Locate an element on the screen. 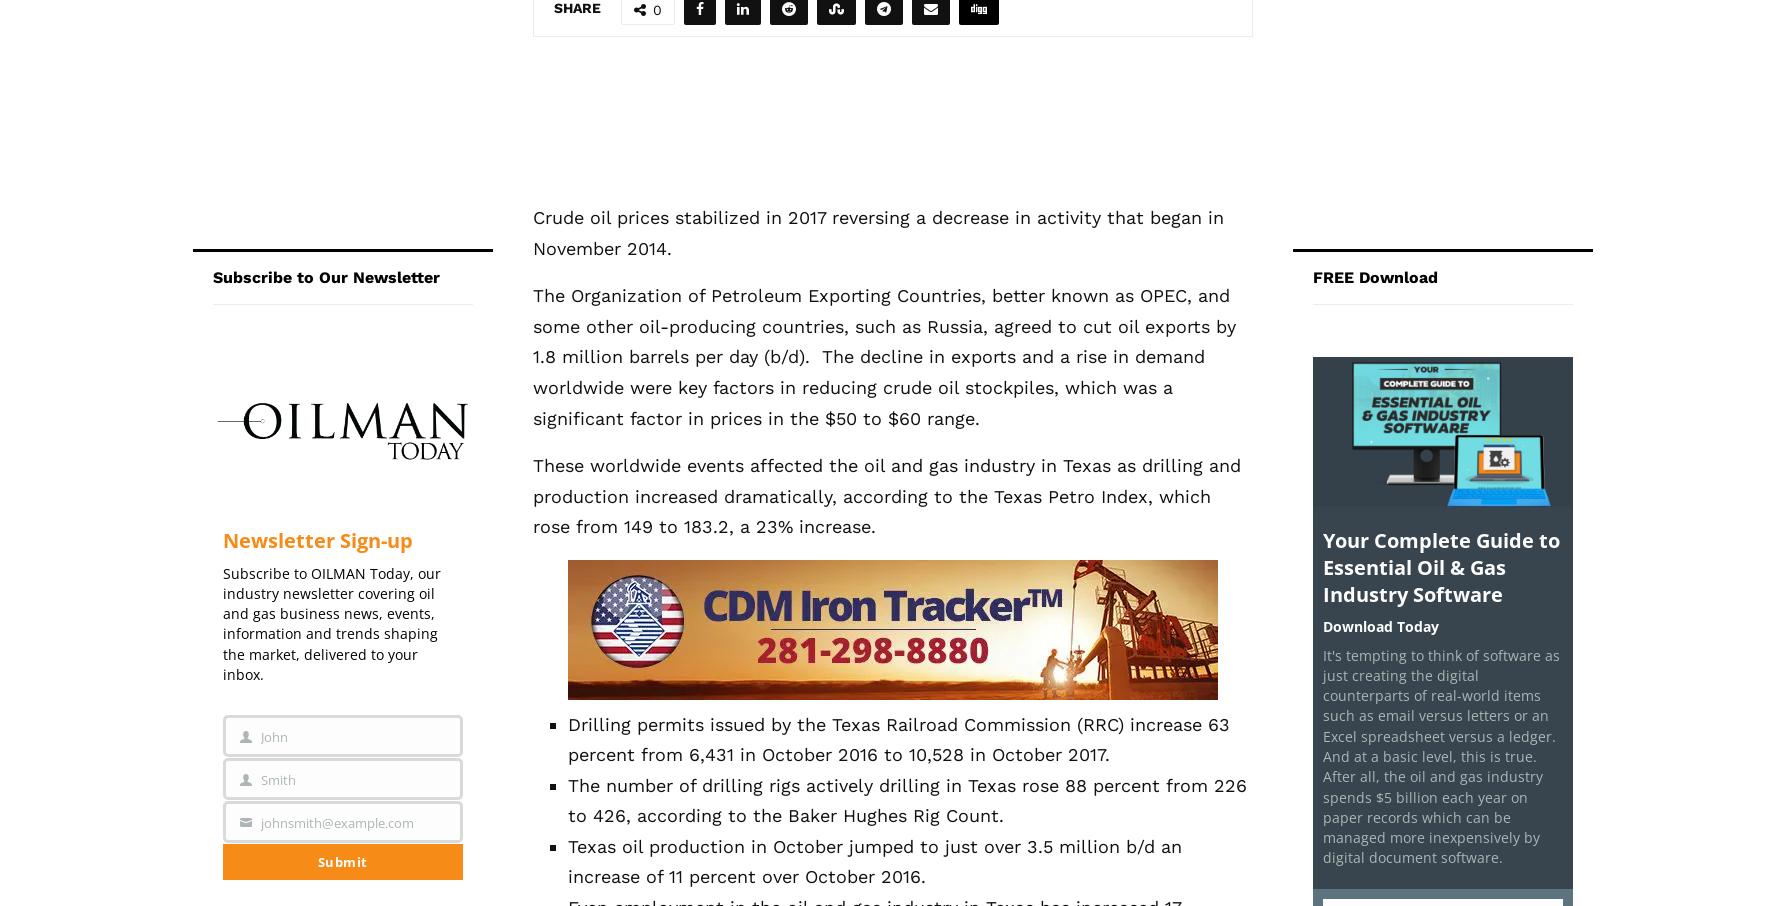  'It's tempting to think of software as just creating the digital counterparts of real-world items such as email versus letters or an Excel spreadsheet versus a ledger. And at a basic level, this is true. After all, the oil and gas industry spends $5 billion each year on paper records which can be managed more inexpensively by digital document software.' is located at coordinates (1323, 754).